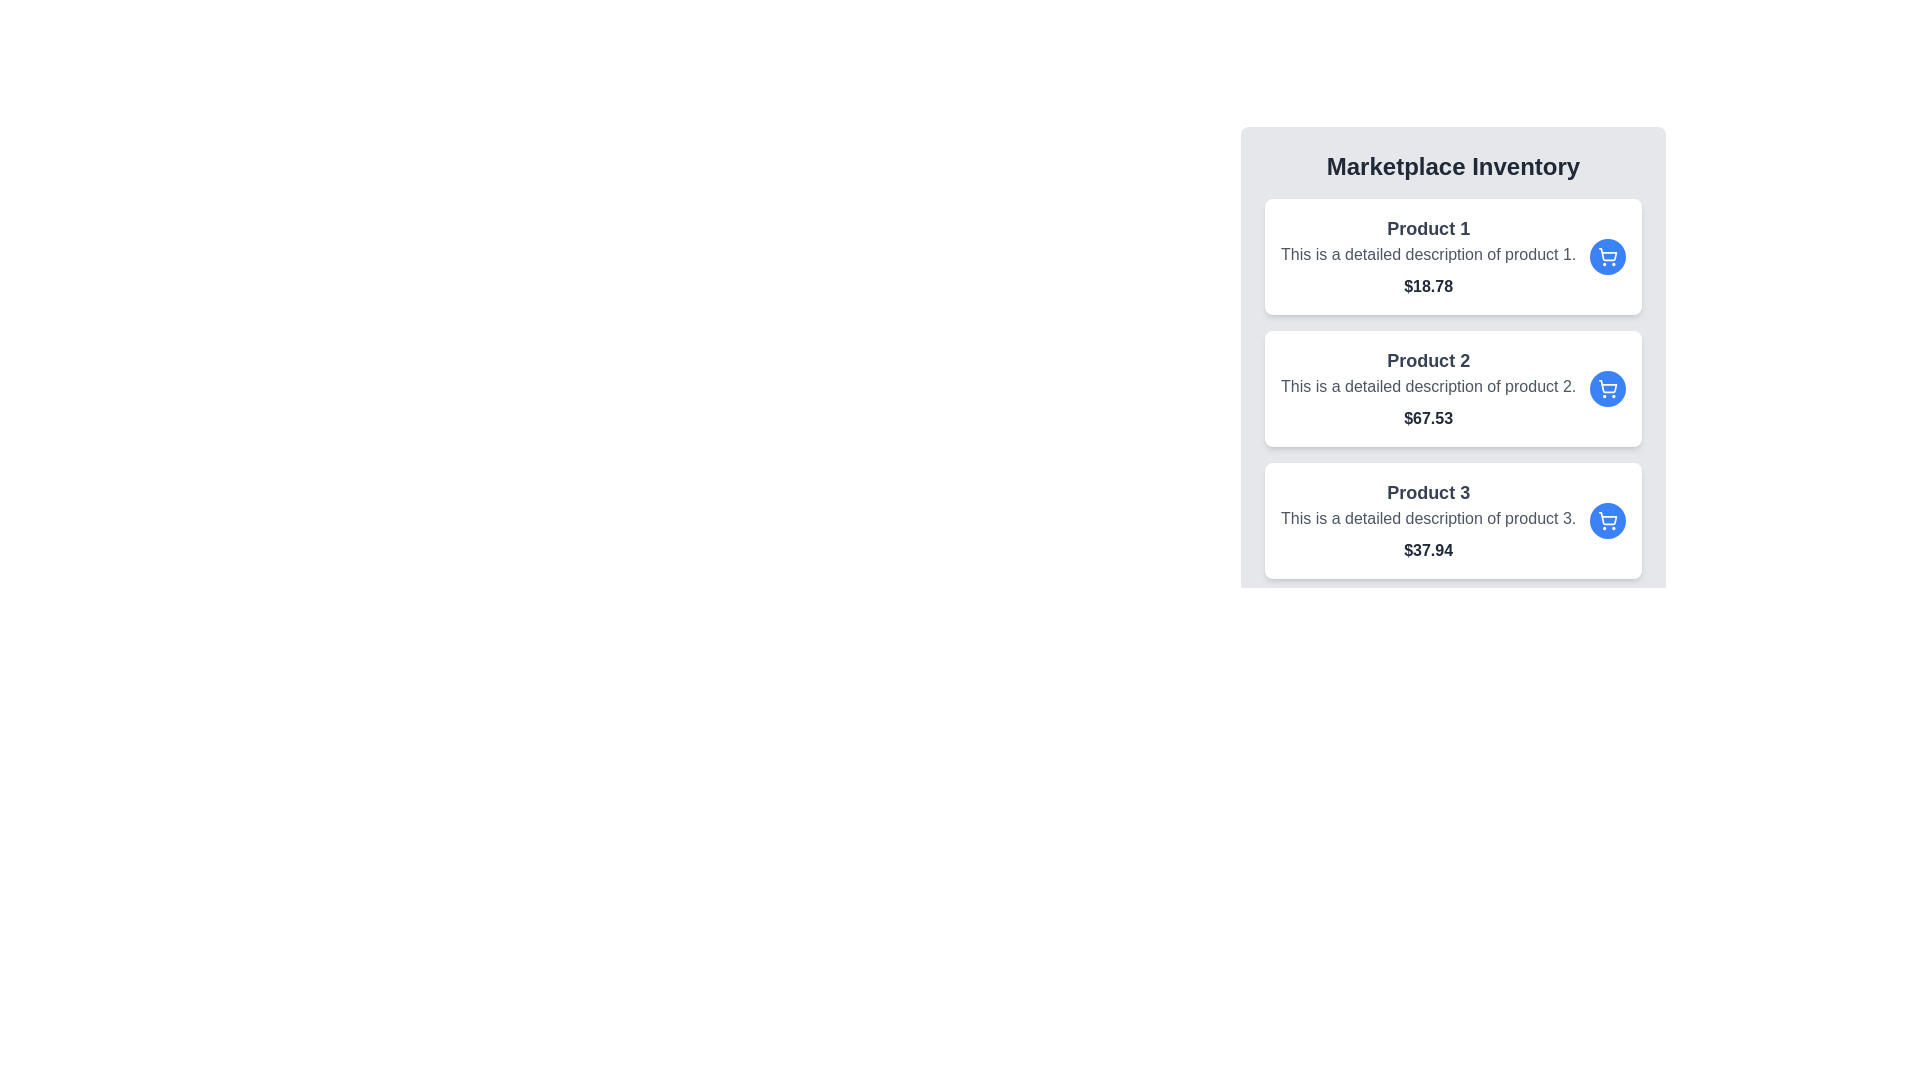 This screenshot has height=1080, width=1920. What do you see at coordinates (1608, 519) in the screenshot?
I see `the 'Add to Cart' button for 'Product 3'` at bounding box center [1608, 519].